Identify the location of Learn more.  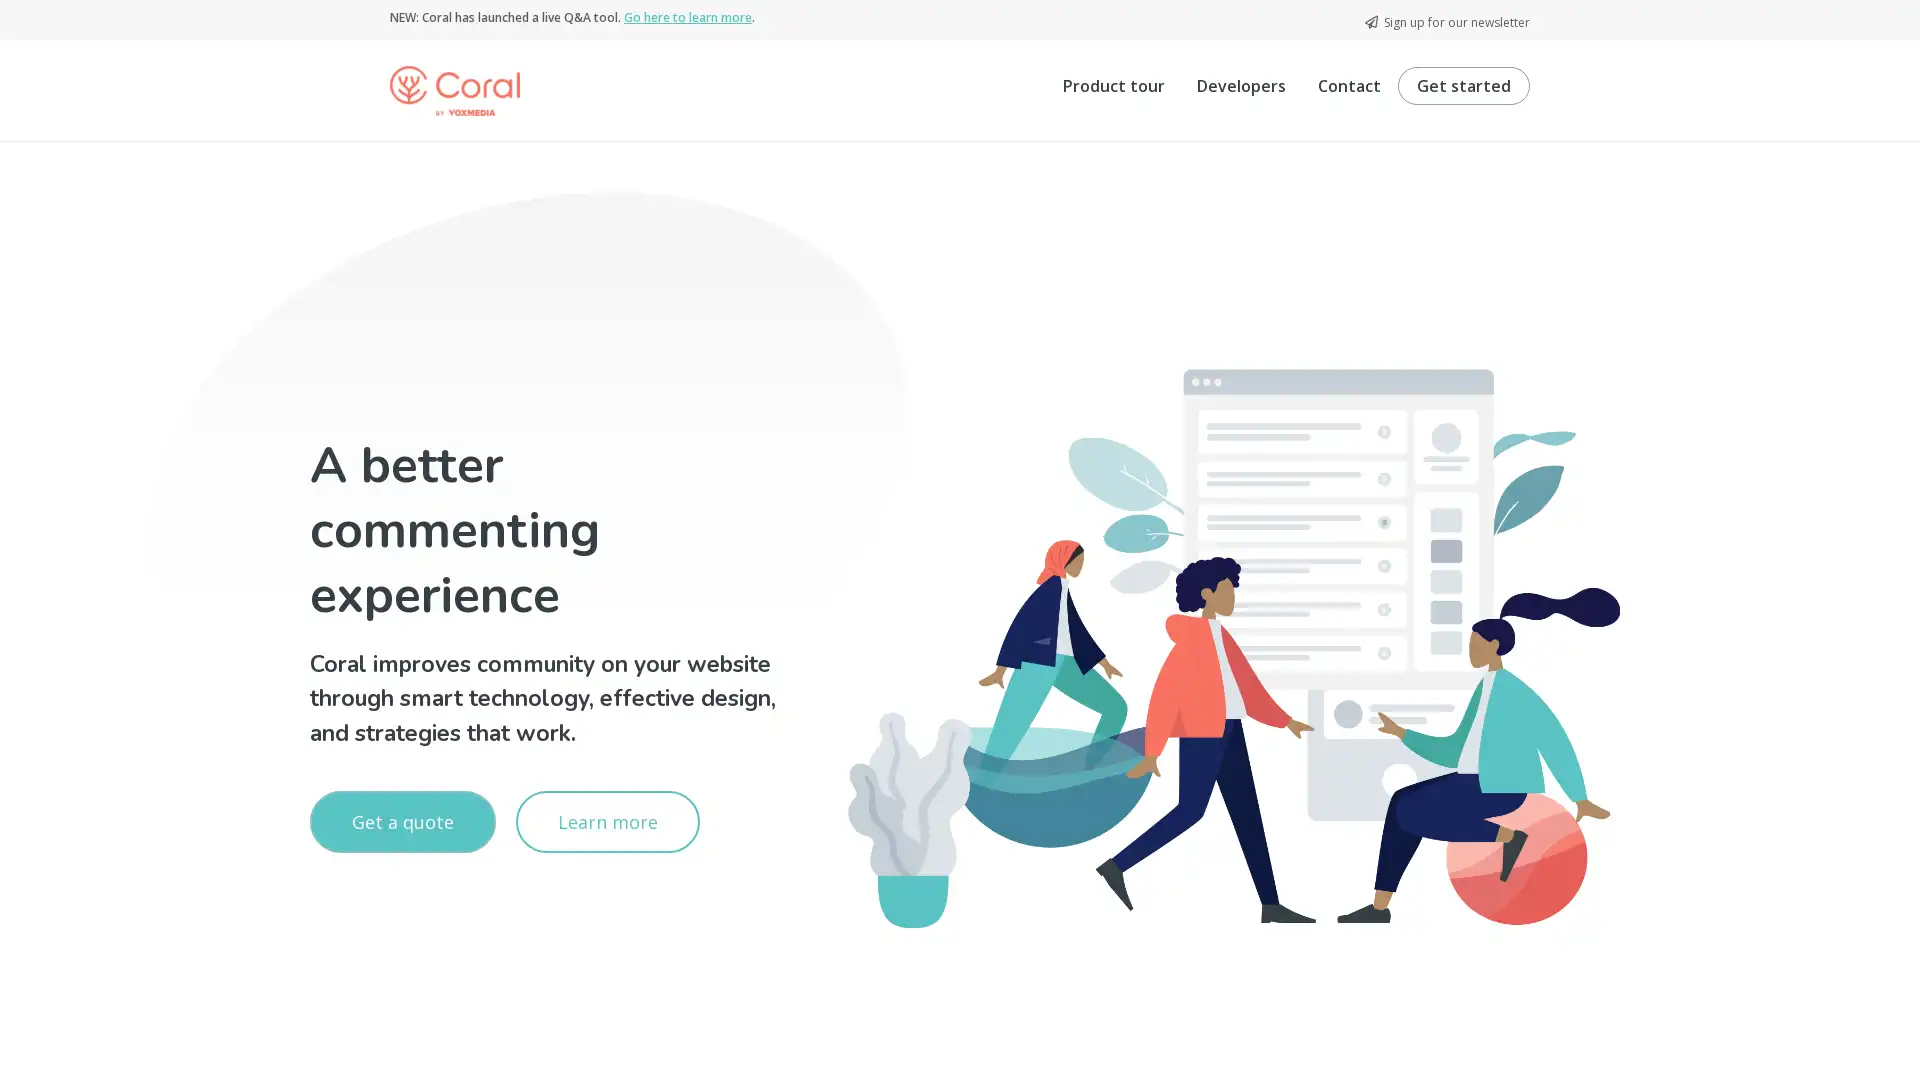
(607, 821).